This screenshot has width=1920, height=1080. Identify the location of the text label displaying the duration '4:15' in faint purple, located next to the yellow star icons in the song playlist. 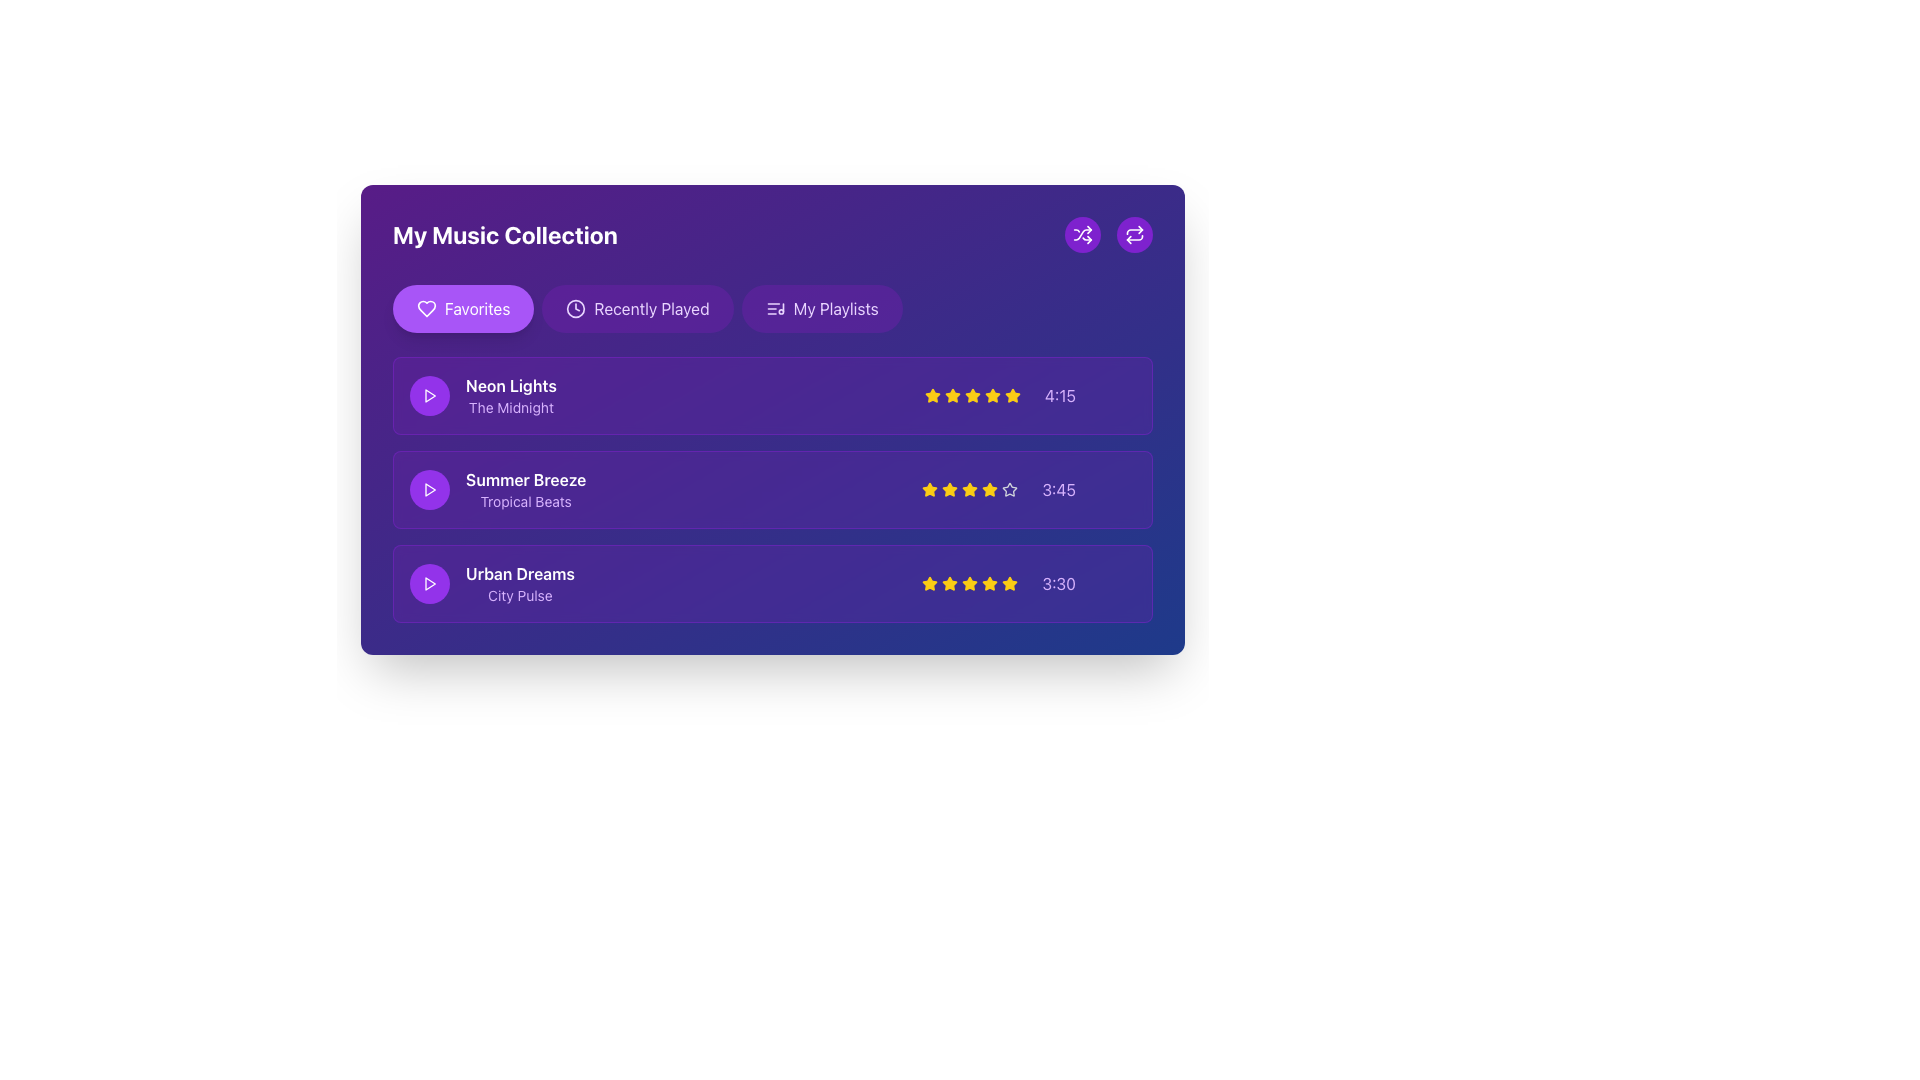
(1030, 396).